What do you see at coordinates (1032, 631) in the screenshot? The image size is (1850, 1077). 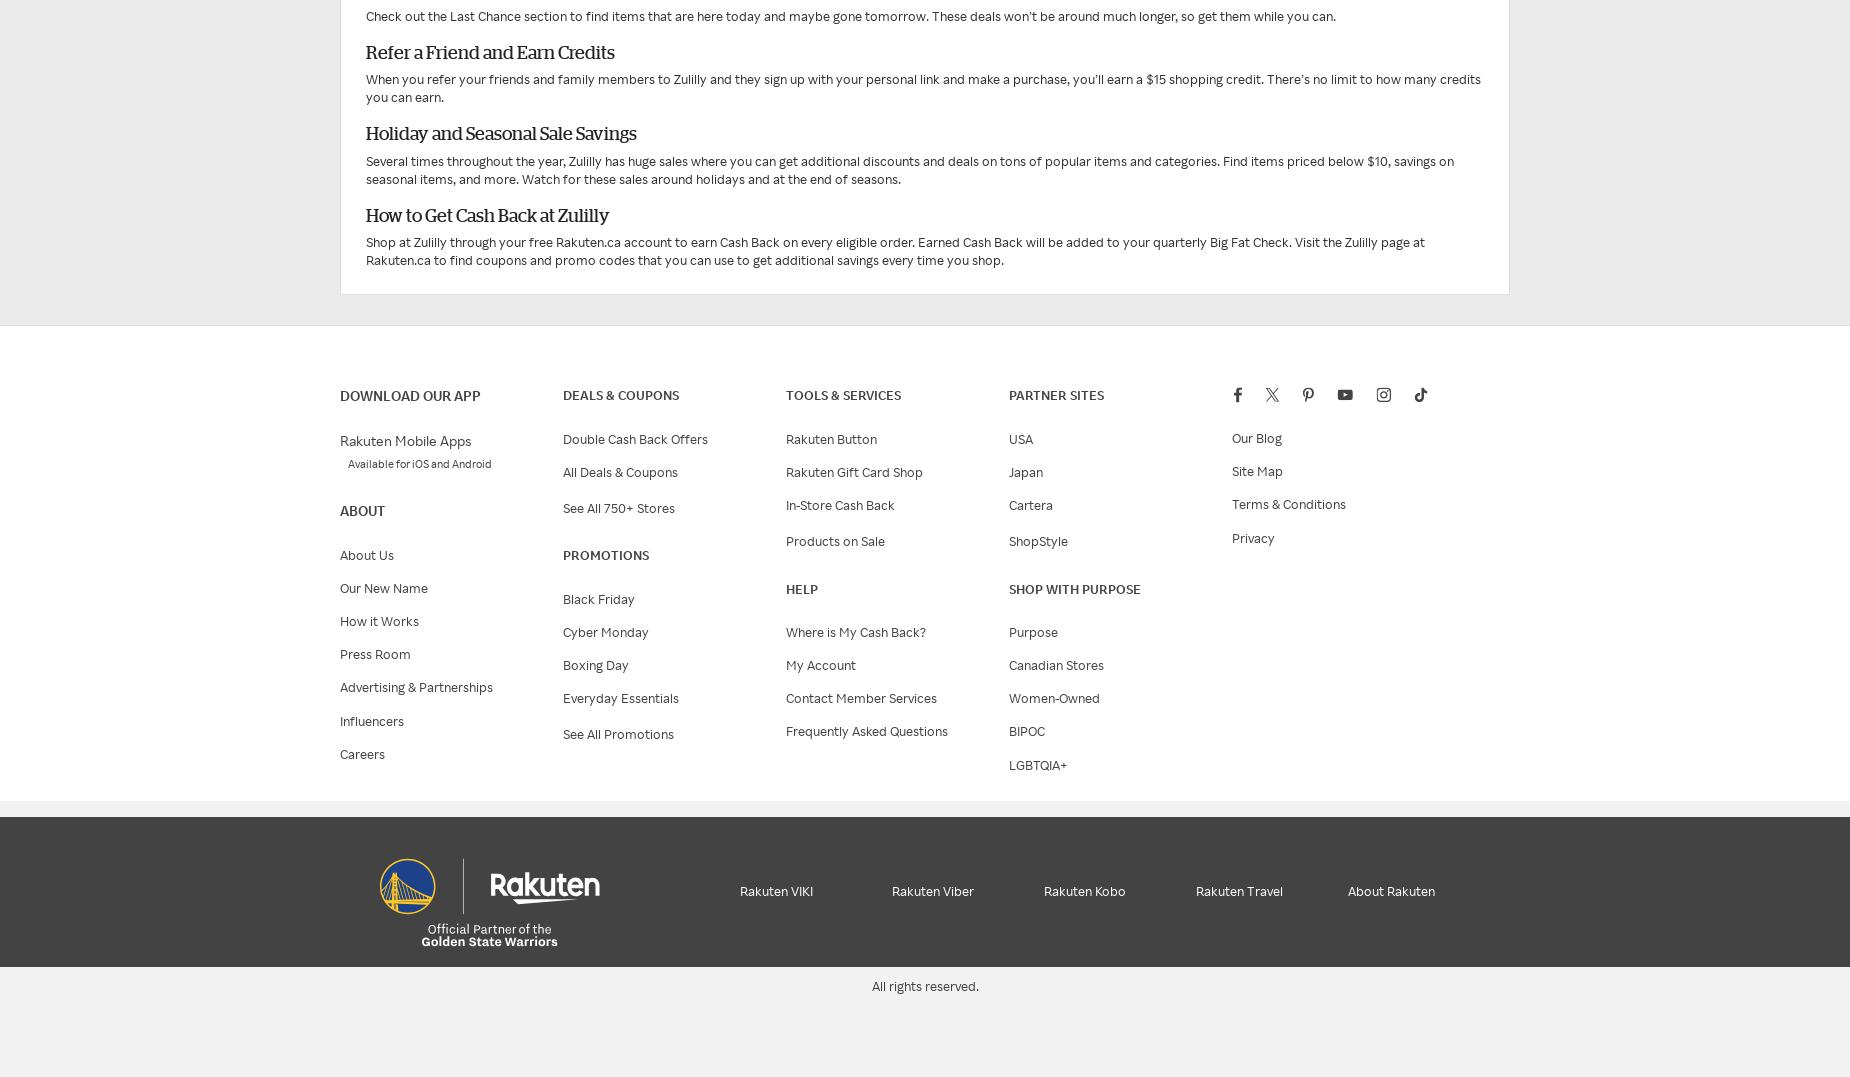 I see `'Purpose'` at bounding box center [1032, 631].